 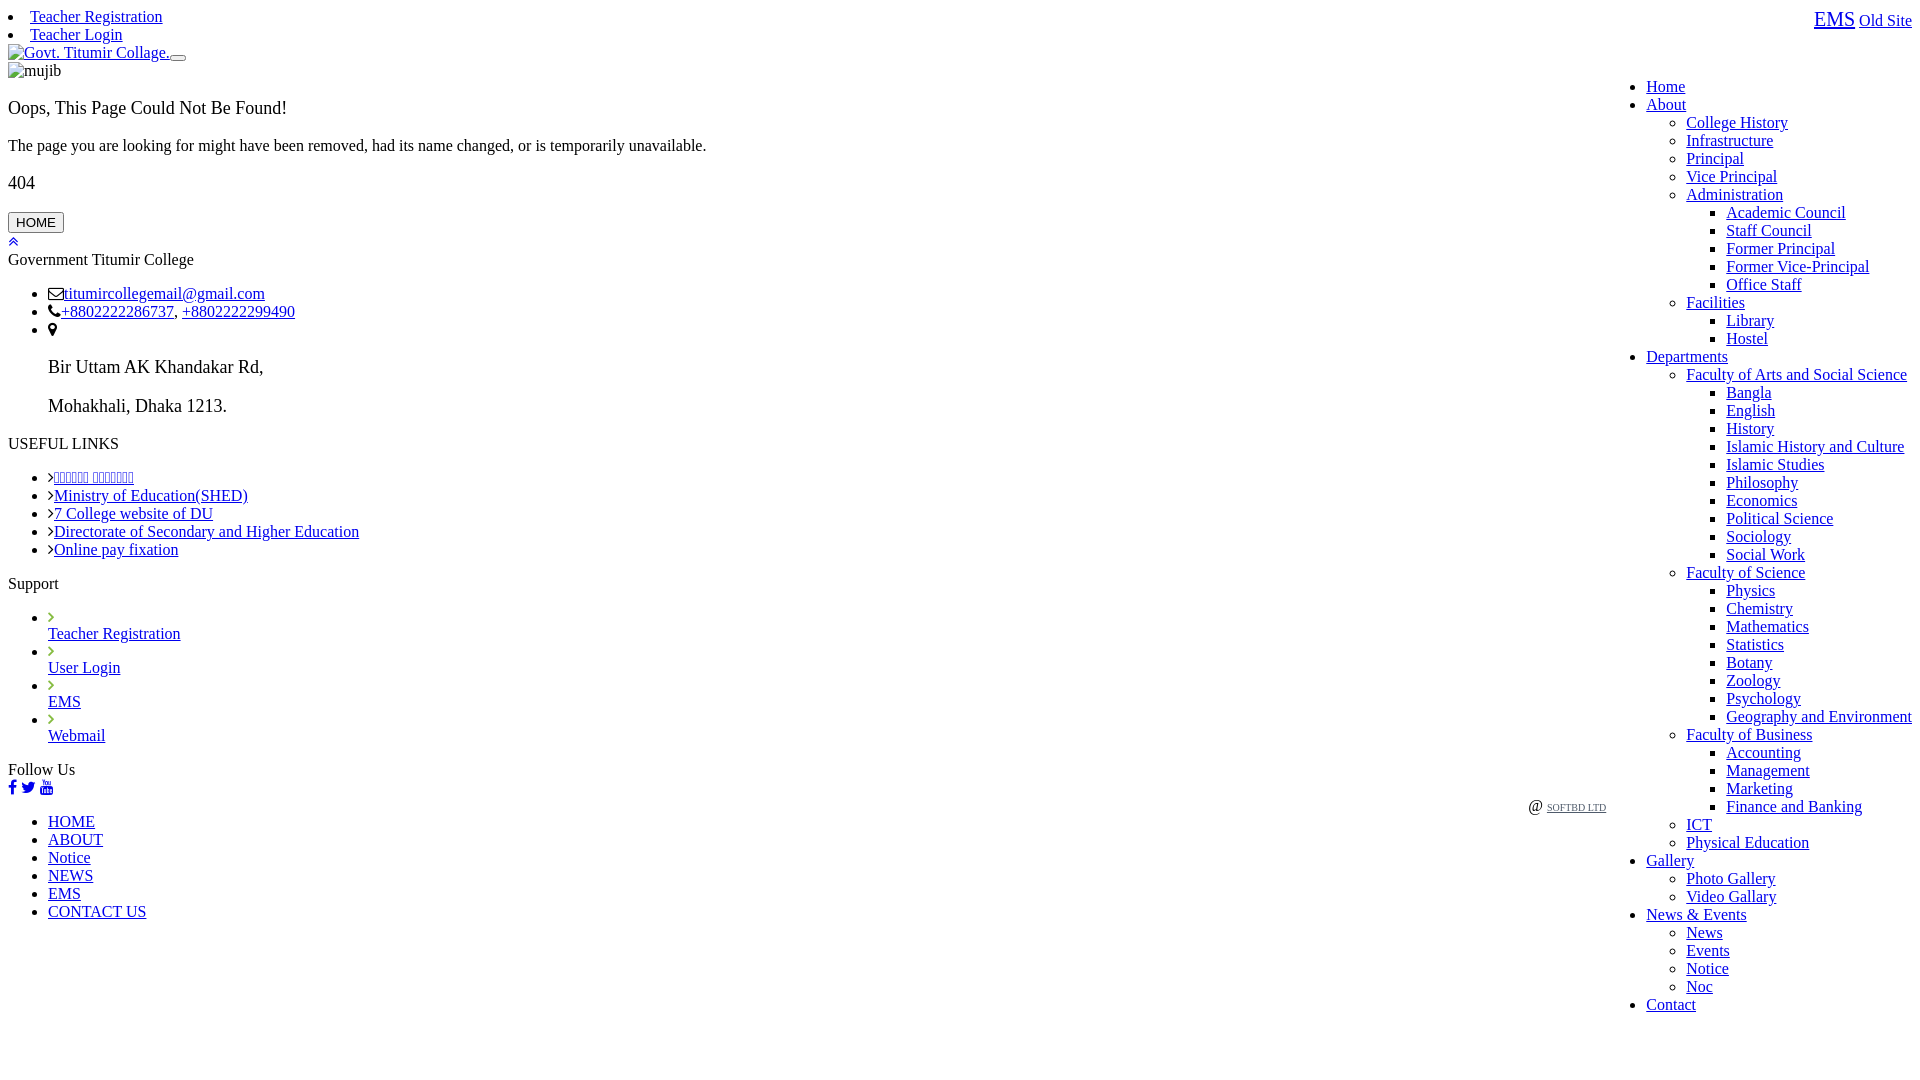 What do you see at coordinates (1814, 445) in the screenshot?
I see `'Islamic History and Culture'` at bounding box center [1814, 445].